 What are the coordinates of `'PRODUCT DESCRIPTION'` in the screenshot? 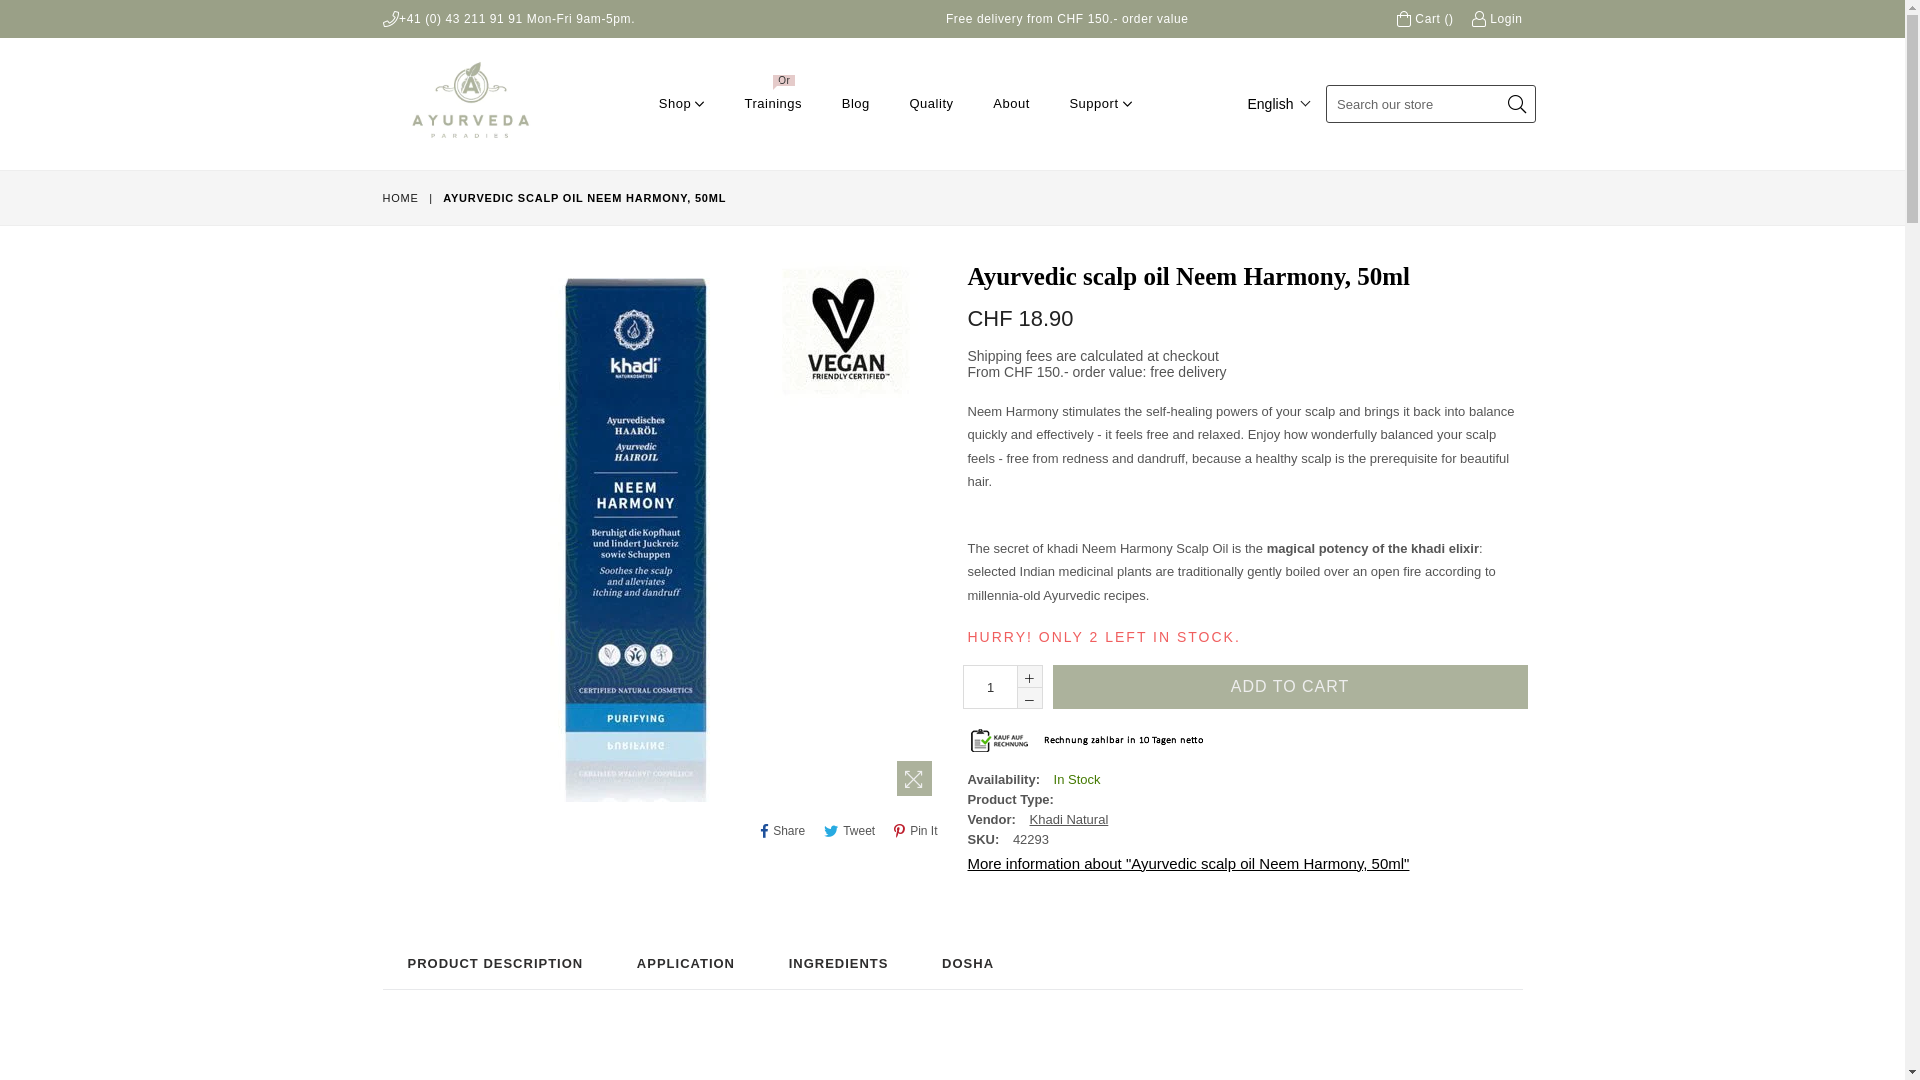 It's located at (382, 962).